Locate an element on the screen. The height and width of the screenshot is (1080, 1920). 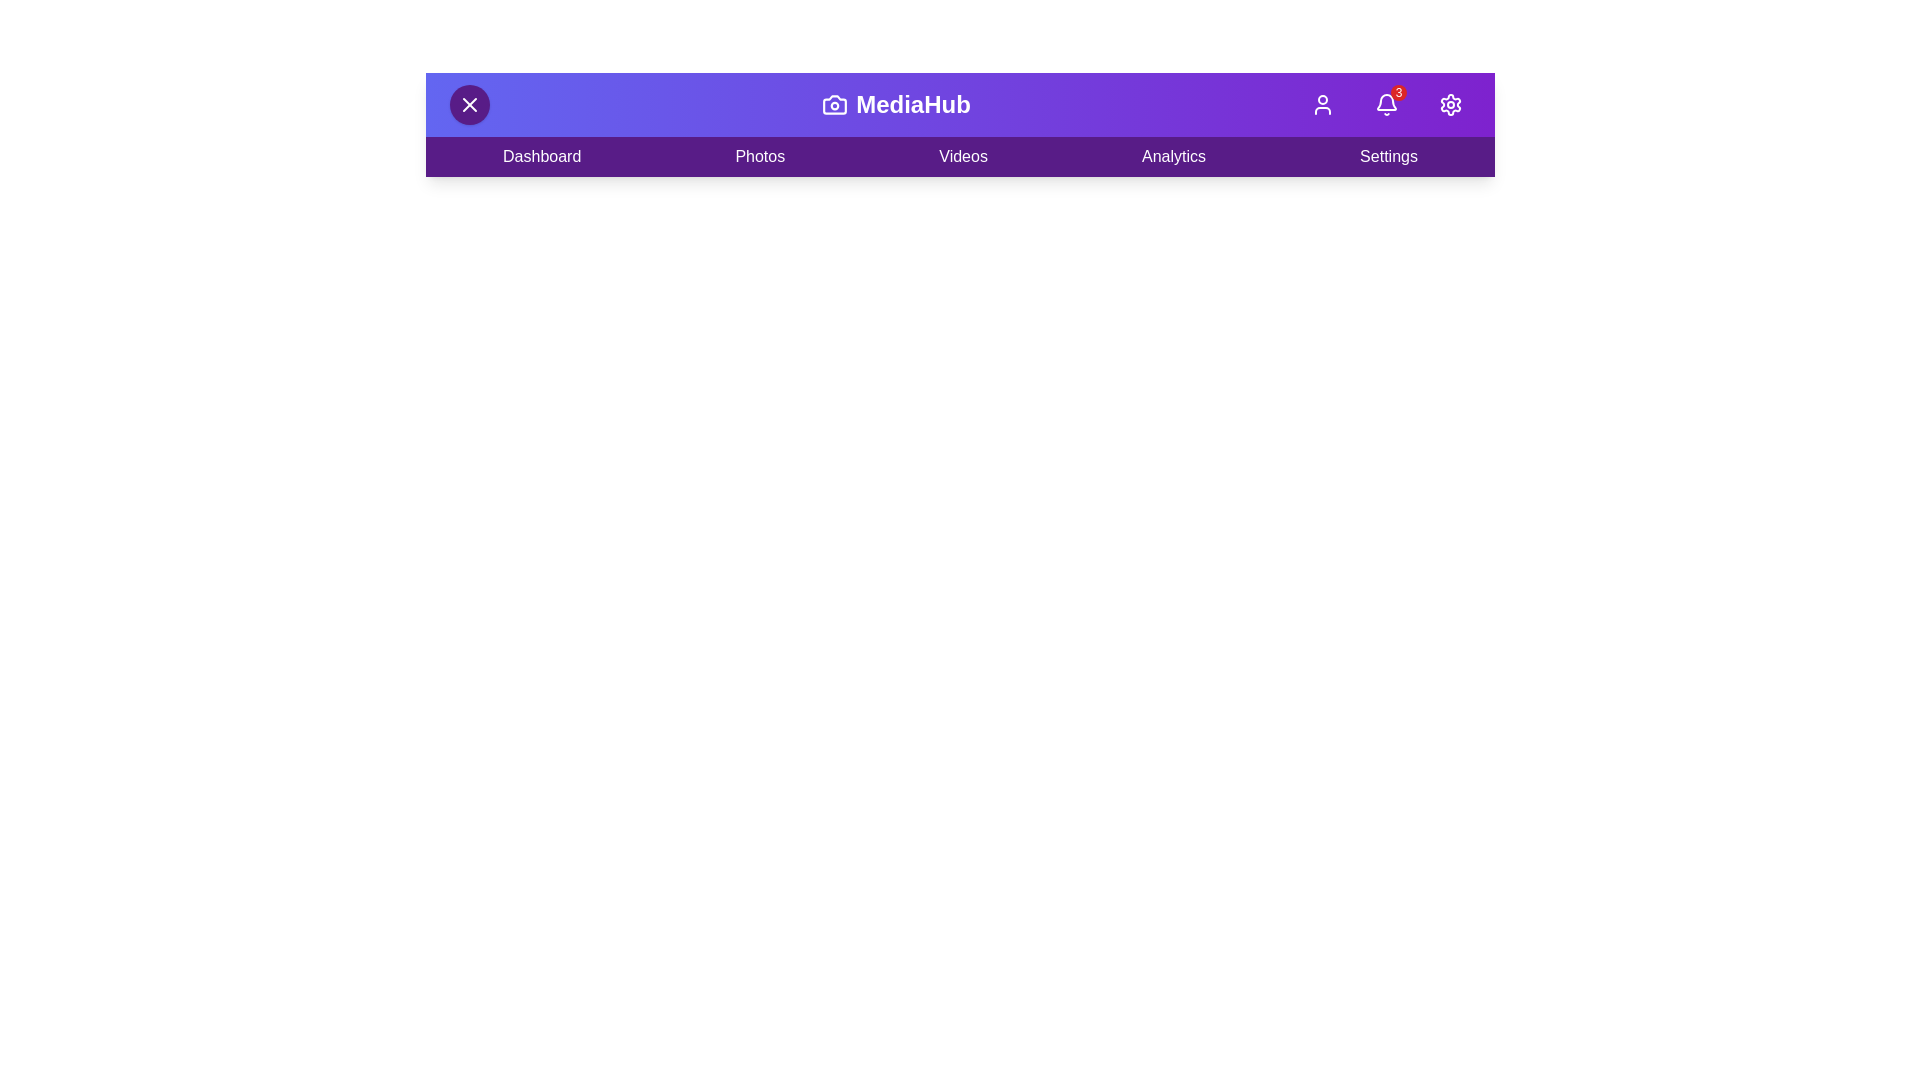
the toggle button to change the menu state is located at coordinates (469, 104).